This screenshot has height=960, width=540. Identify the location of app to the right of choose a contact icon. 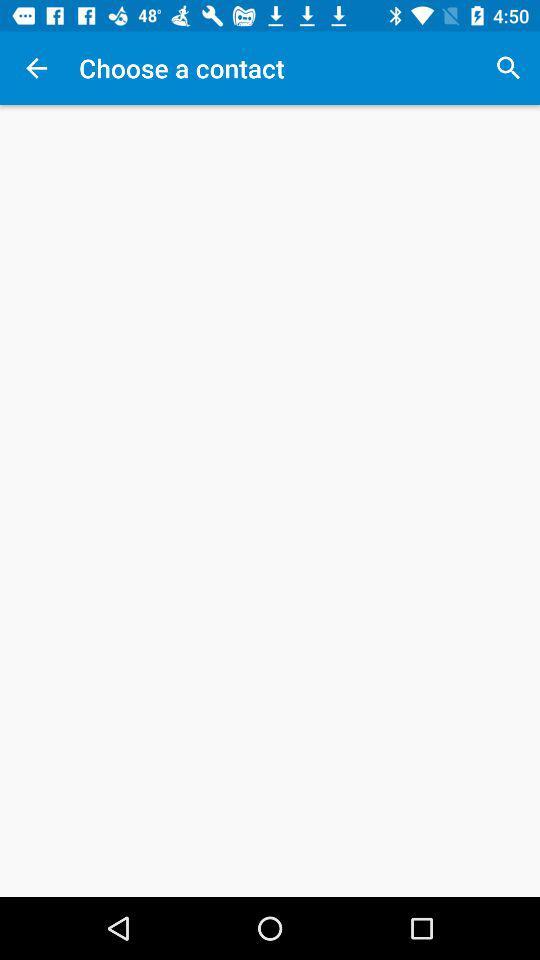
(508, 68).